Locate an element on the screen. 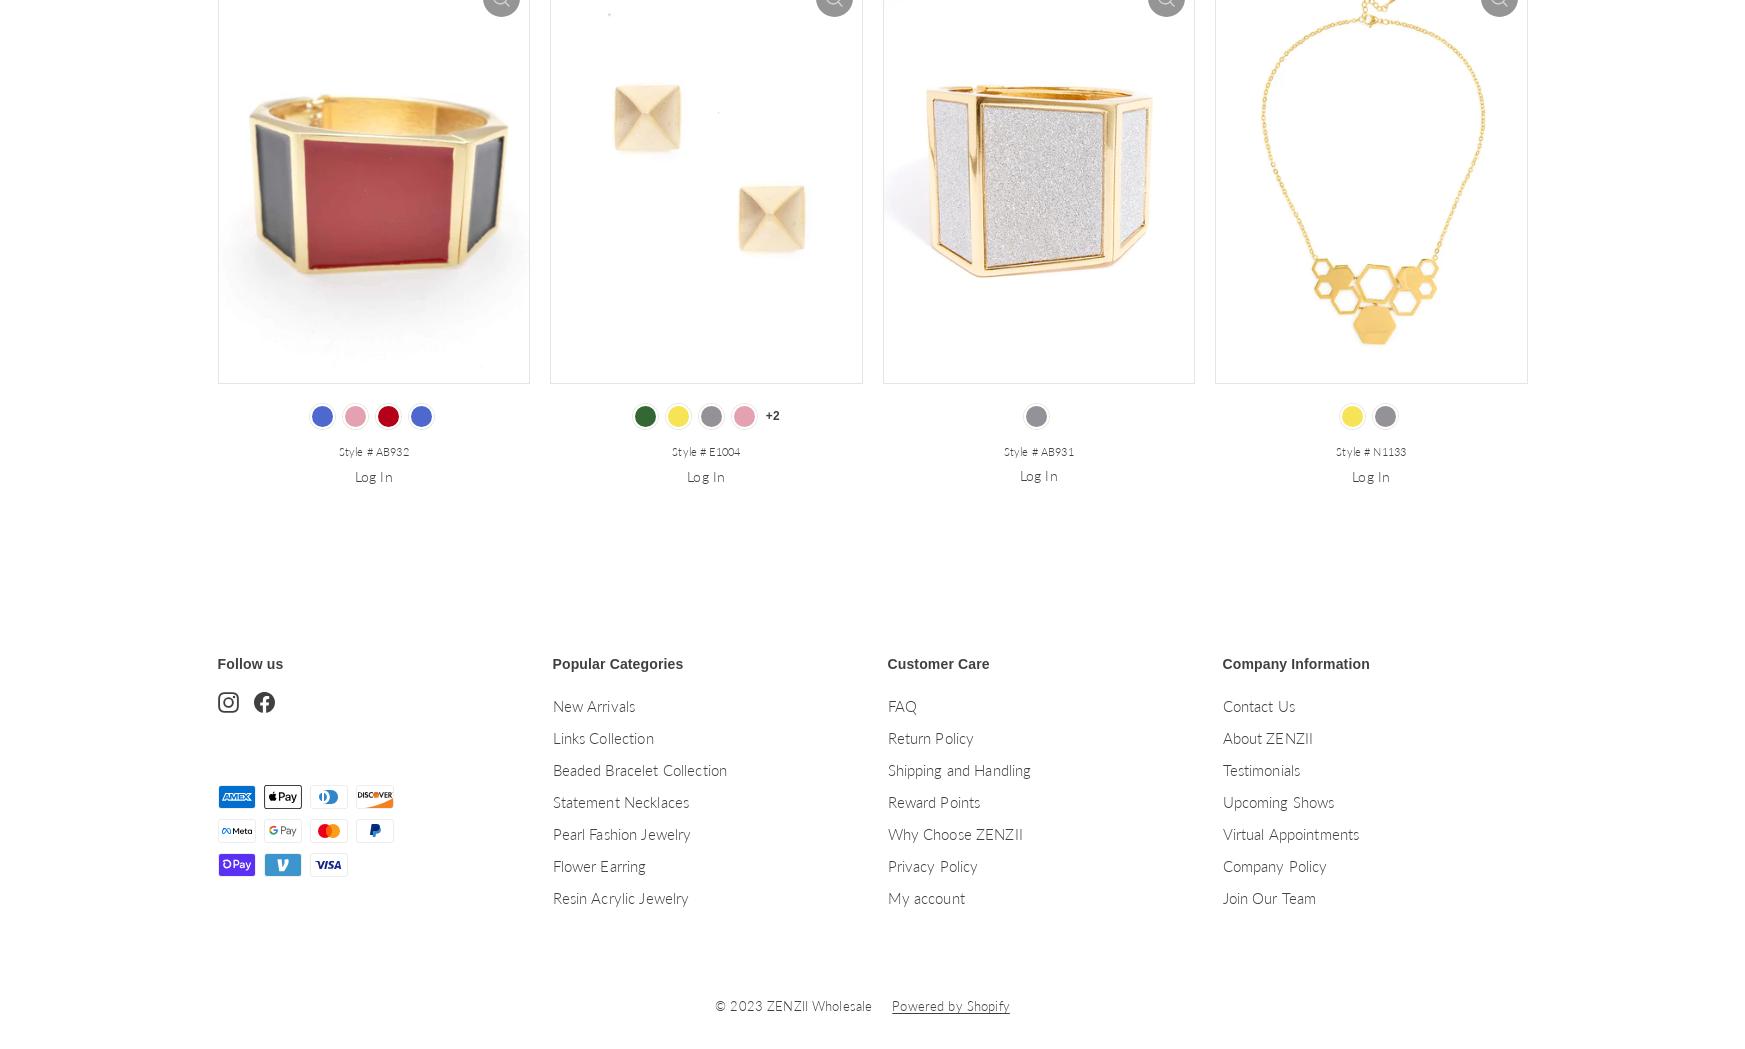 The width and height of the screenshot is (1745, 1049). 'Why Choose ZENZII' is located at coordinates (954, 832).